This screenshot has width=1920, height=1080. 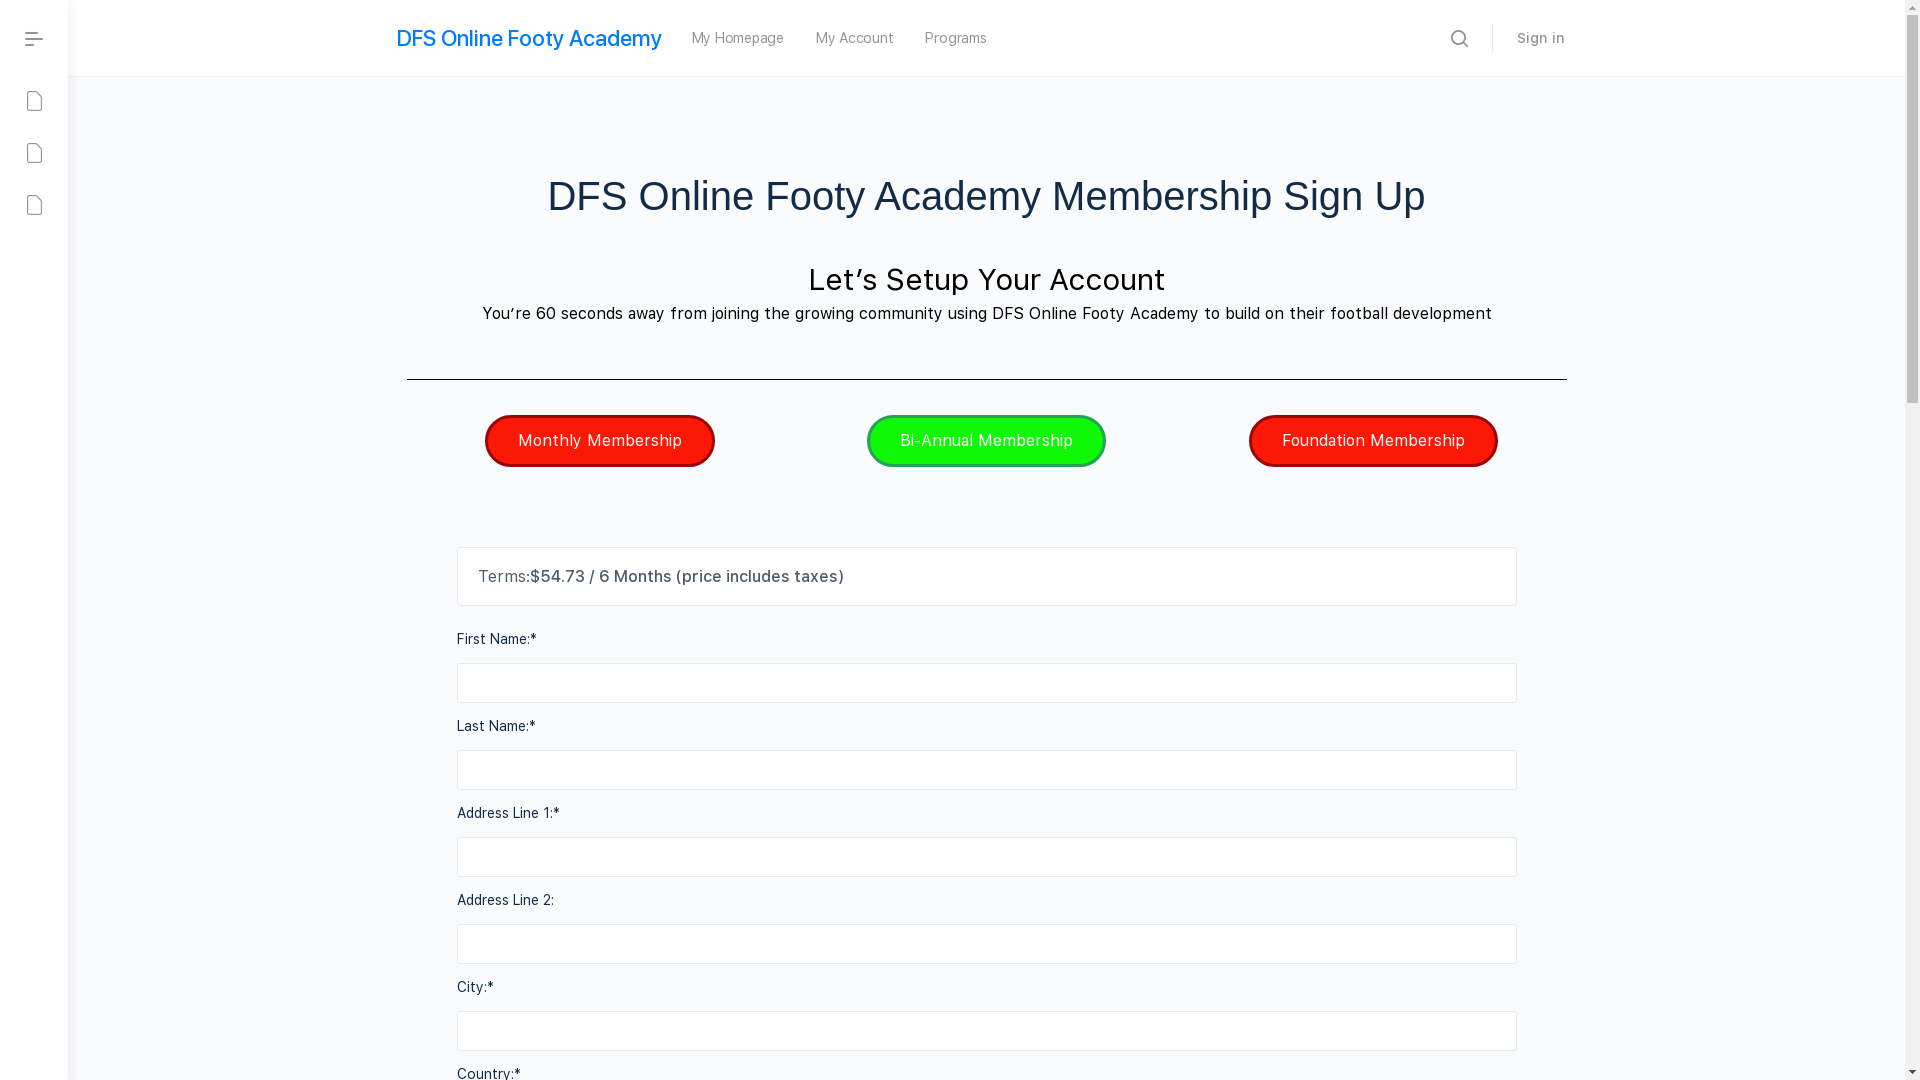 I want to click on 'Monthly Membership', so click(x=599, y=439).